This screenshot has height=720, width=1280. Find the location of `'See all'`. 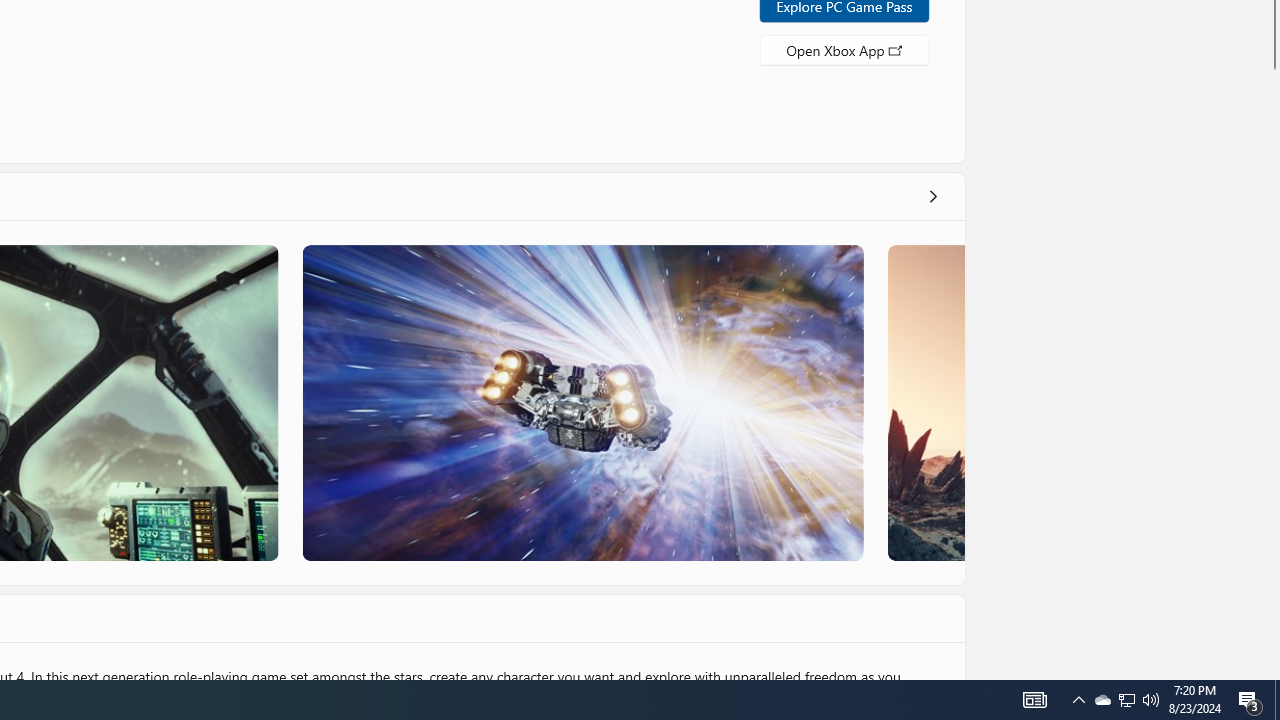

'See all' is located at coordinates (931, 195).